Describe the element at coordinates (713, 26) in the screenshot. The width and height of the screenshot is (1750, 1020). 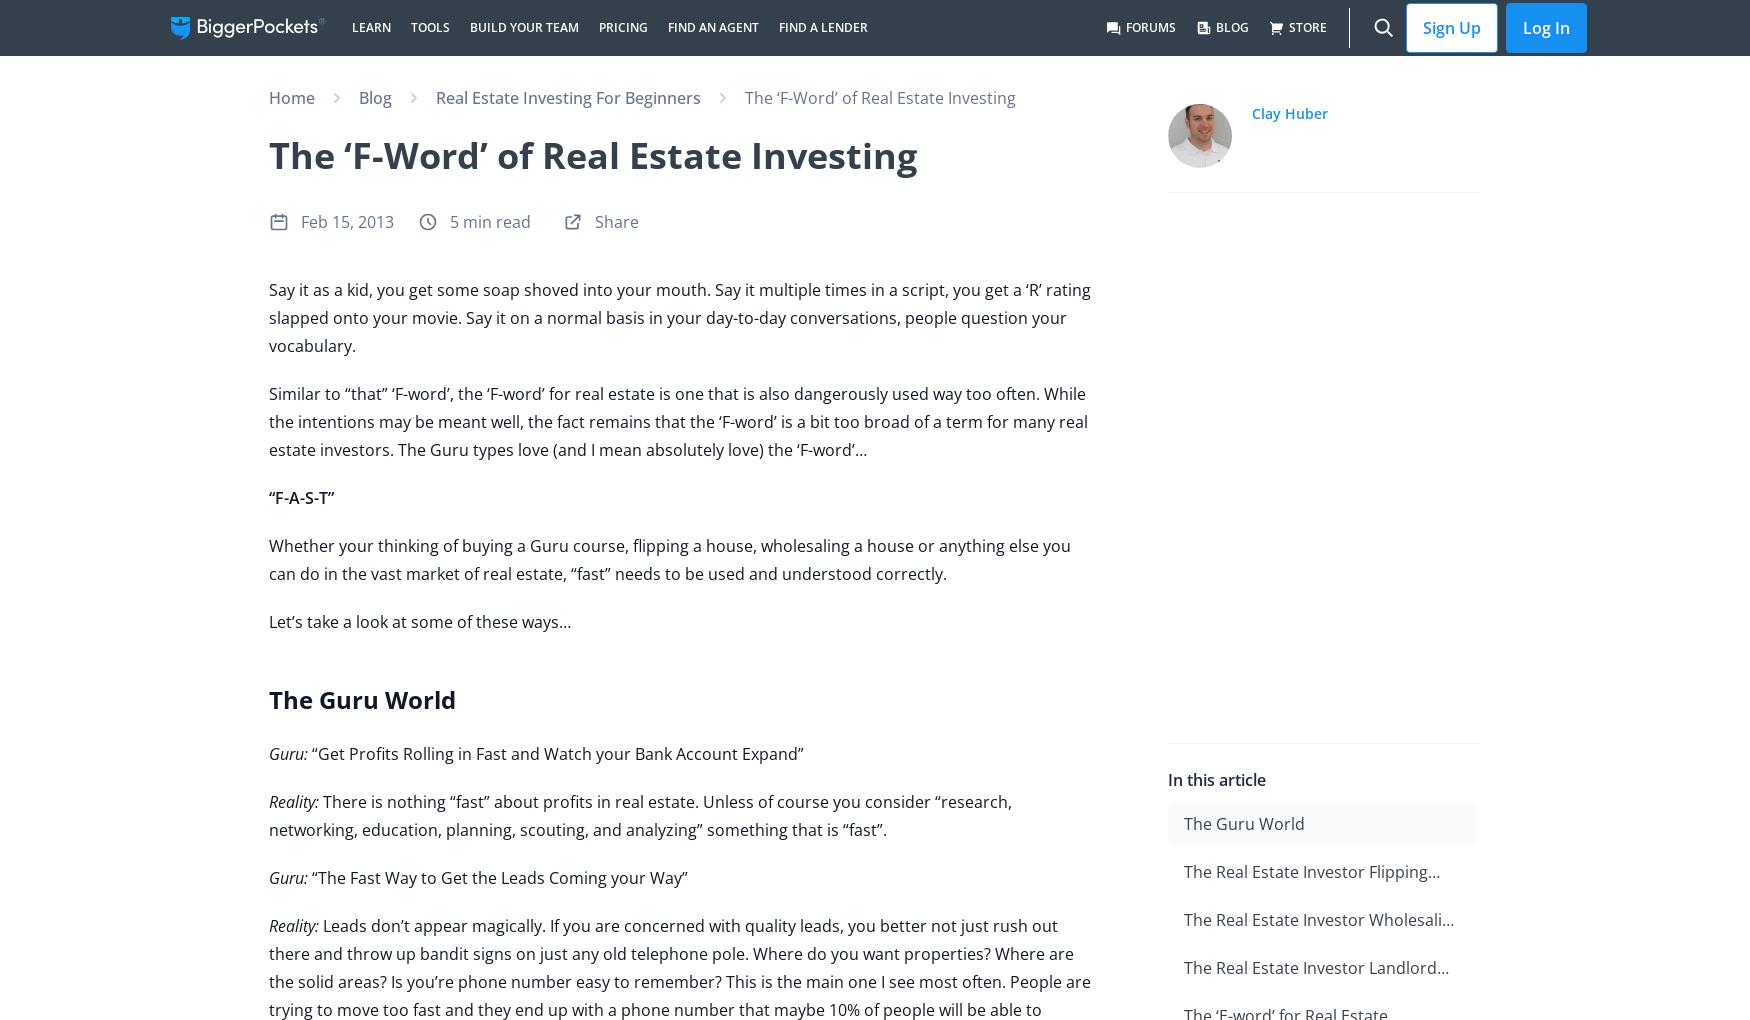
I see `'Find an Agent'` at that location.